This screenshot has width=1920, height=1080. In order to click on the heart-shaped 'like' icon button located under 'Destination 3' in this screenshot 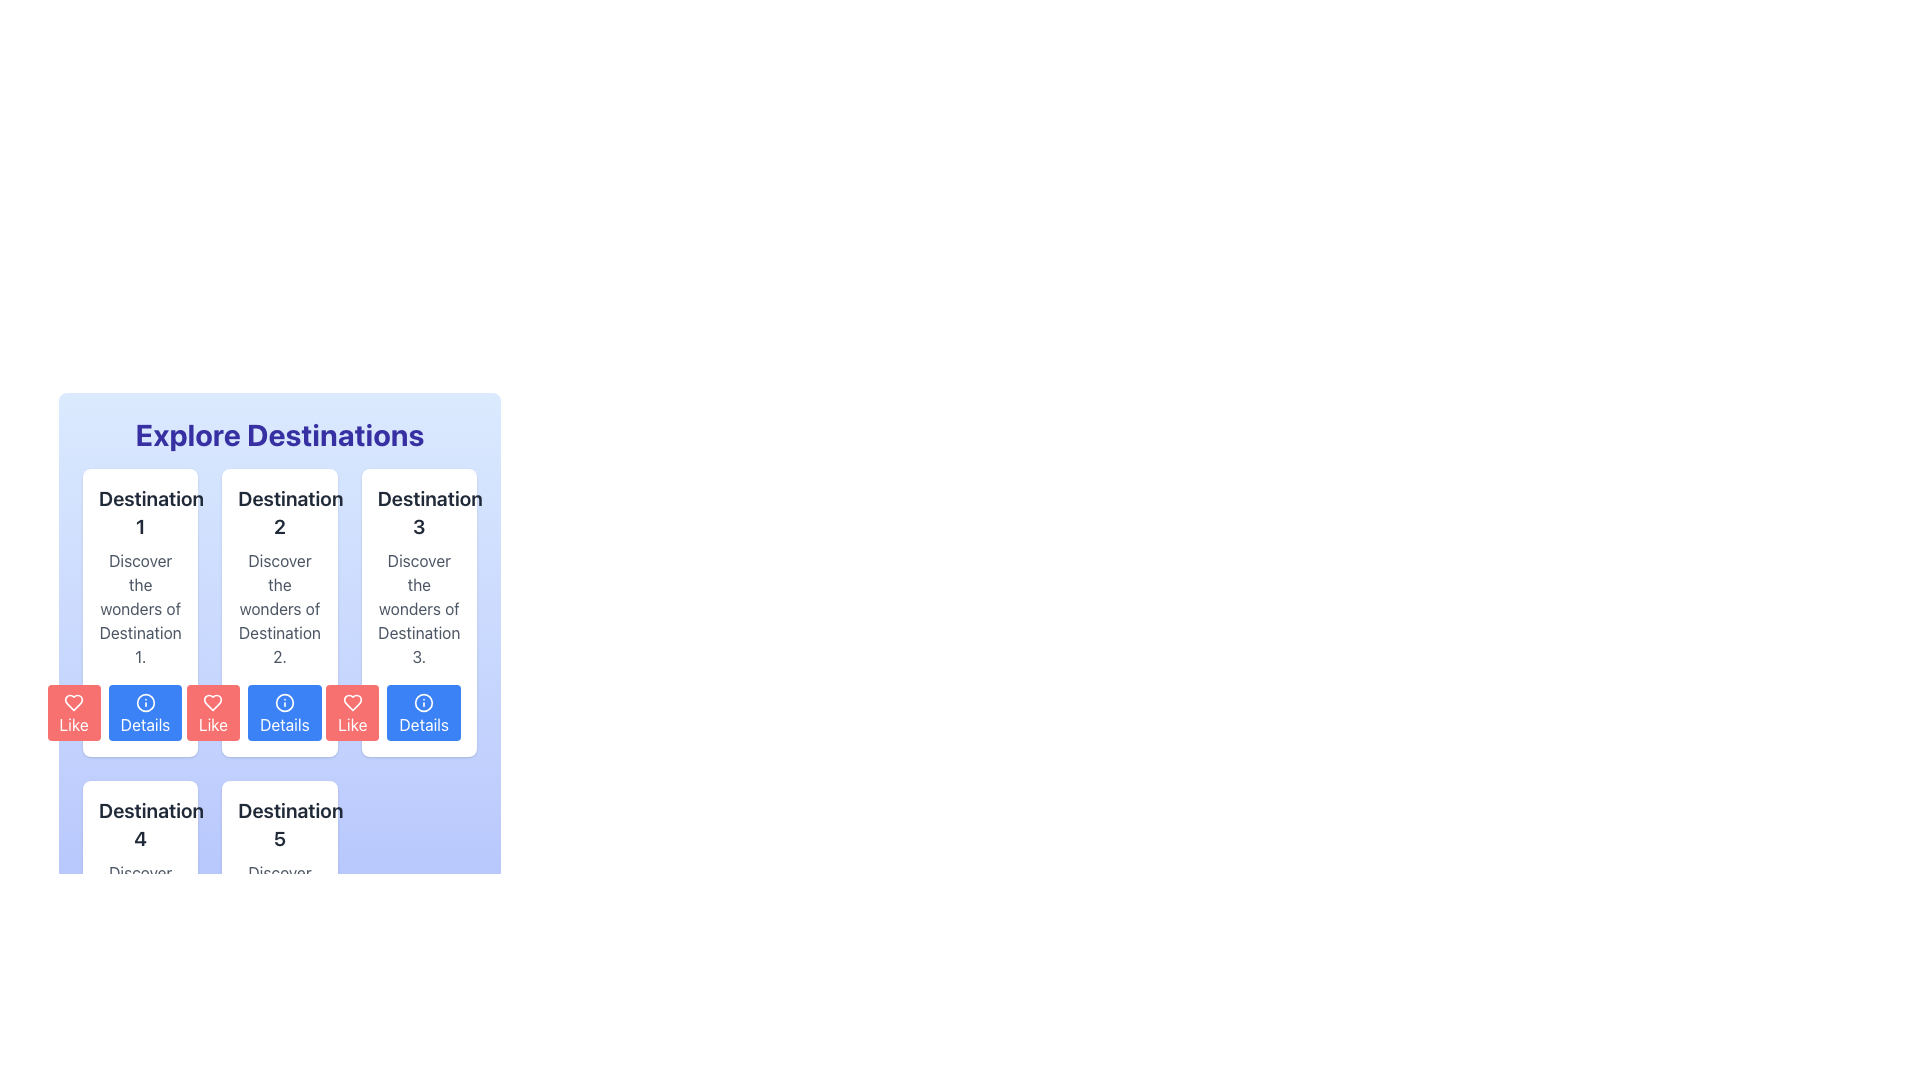, I will do `click(74, 701)`.